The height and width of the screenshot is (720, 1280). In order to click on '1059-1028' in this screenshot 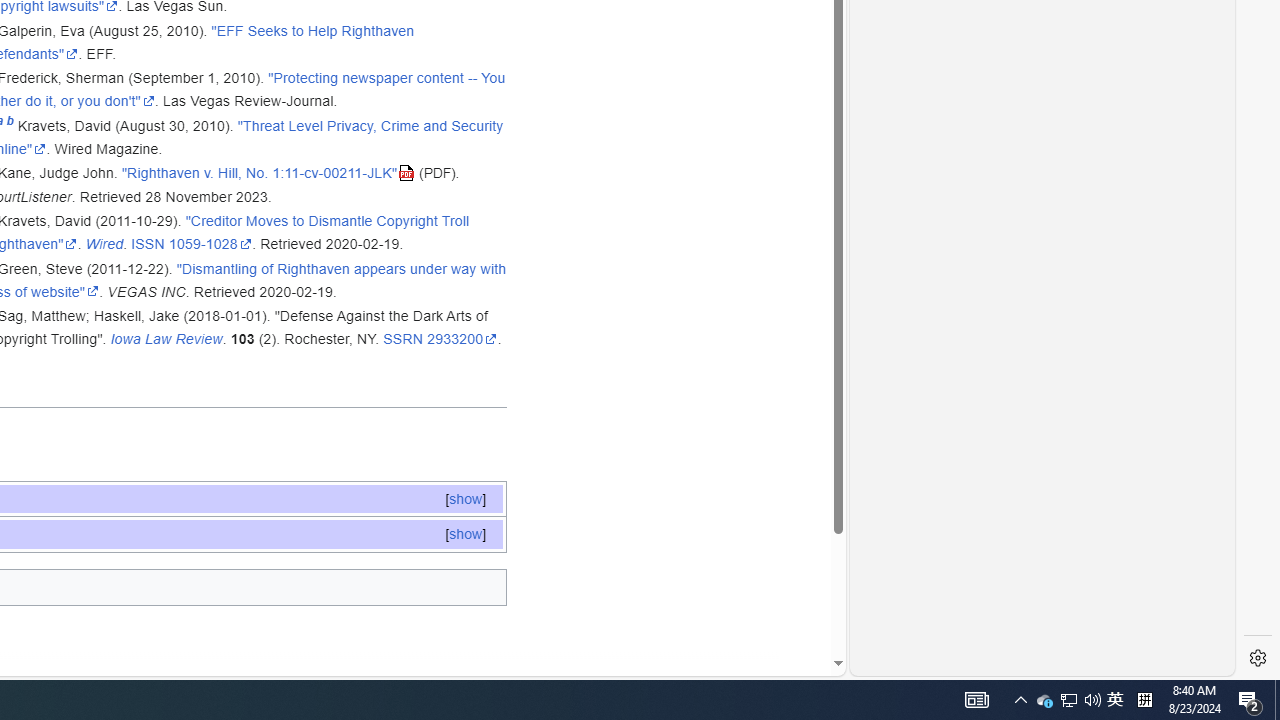, I will do `click(210, 243)`.